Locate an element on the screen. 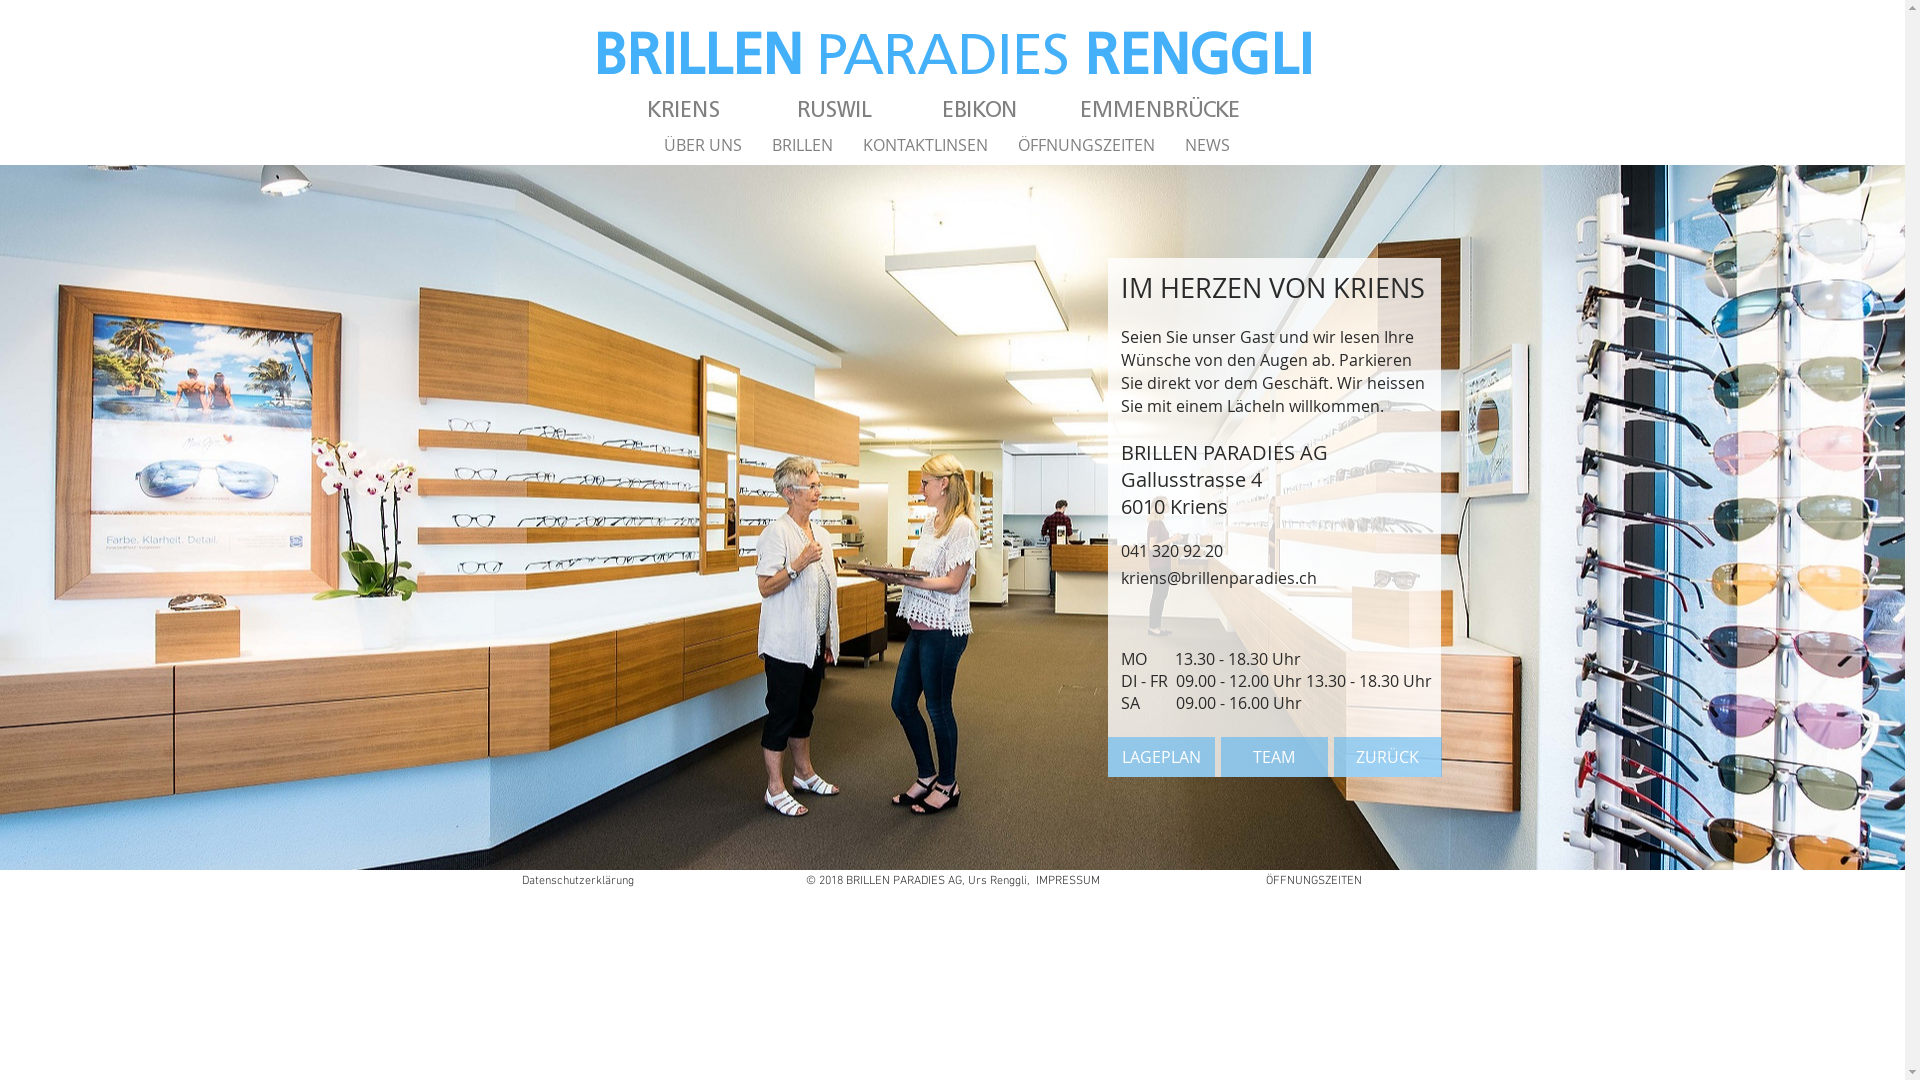  'KONTAKTLINSEN' is located at coordinates (848, 144).